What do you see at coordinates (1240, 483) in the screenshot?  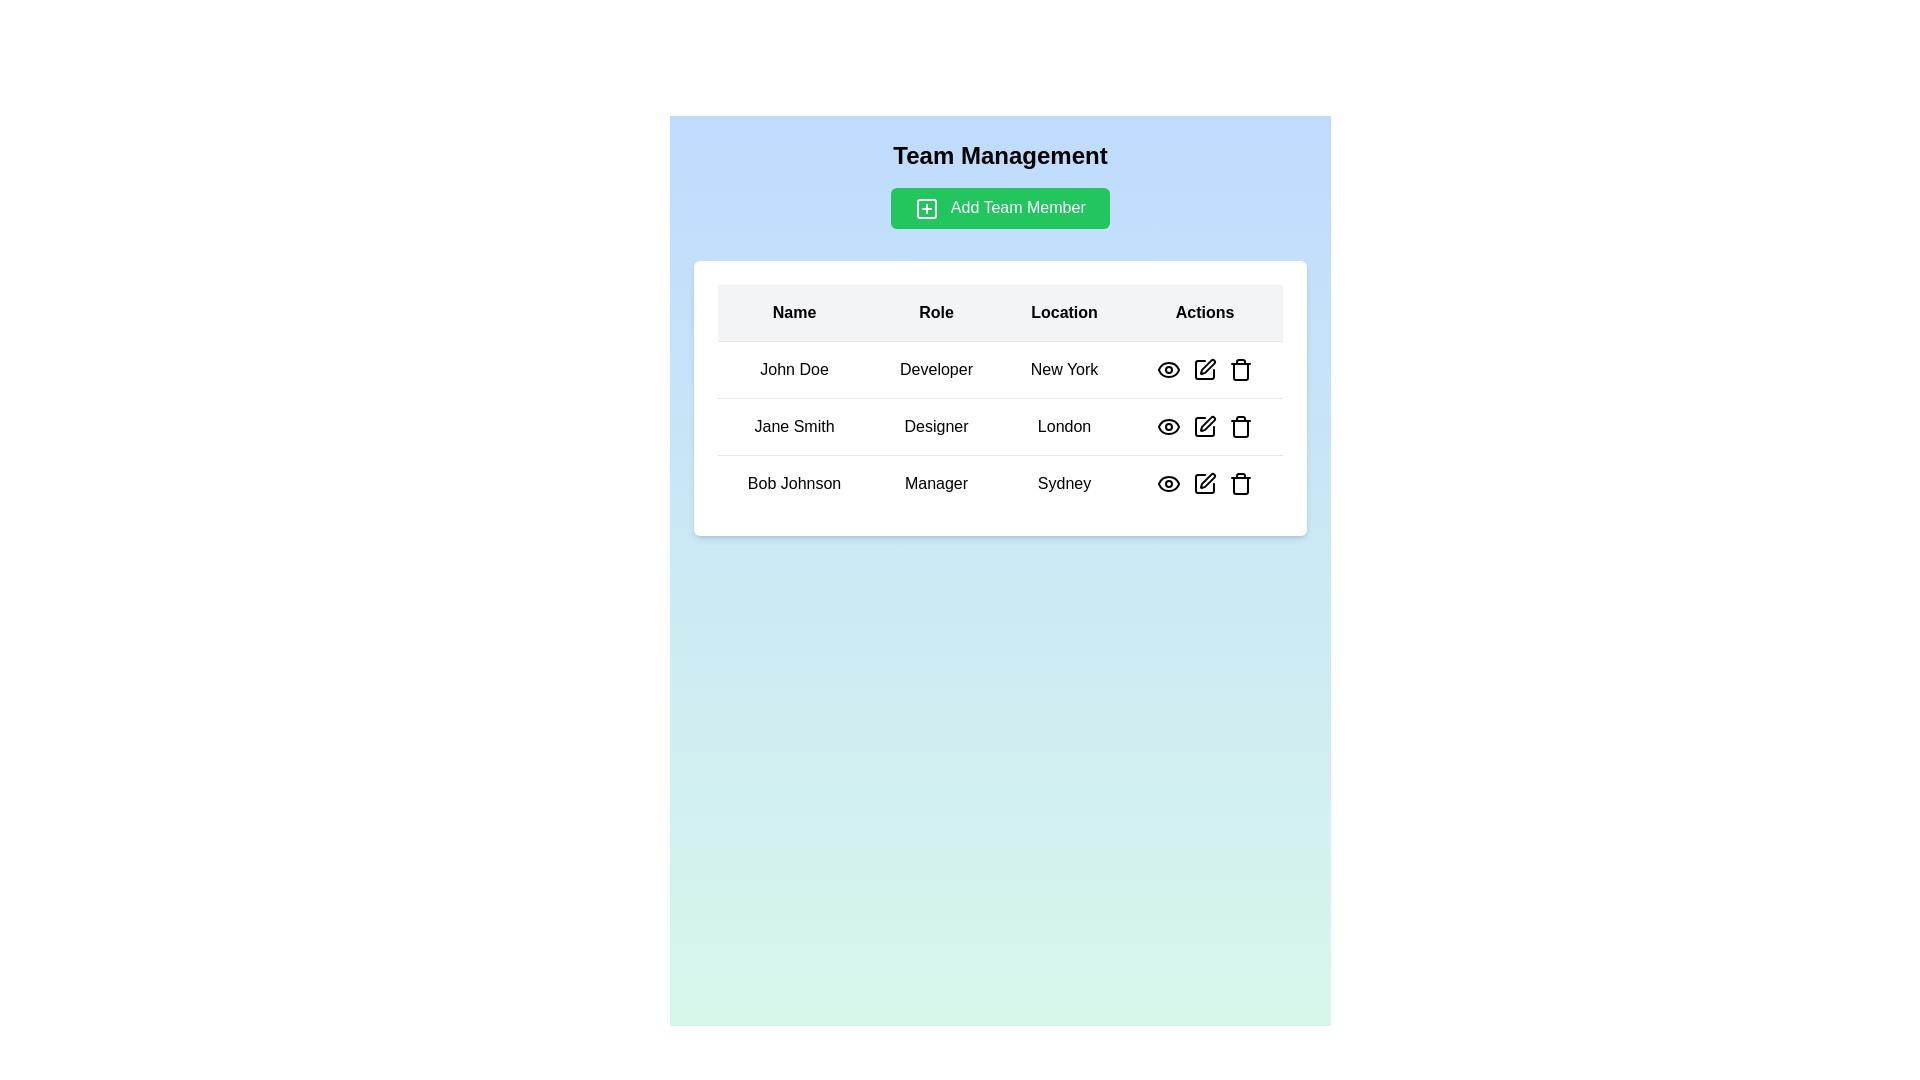 I see `the trash can icon button in the 'Actions' column for 'Bob Johnson'` at bounding box center [1240, 483].